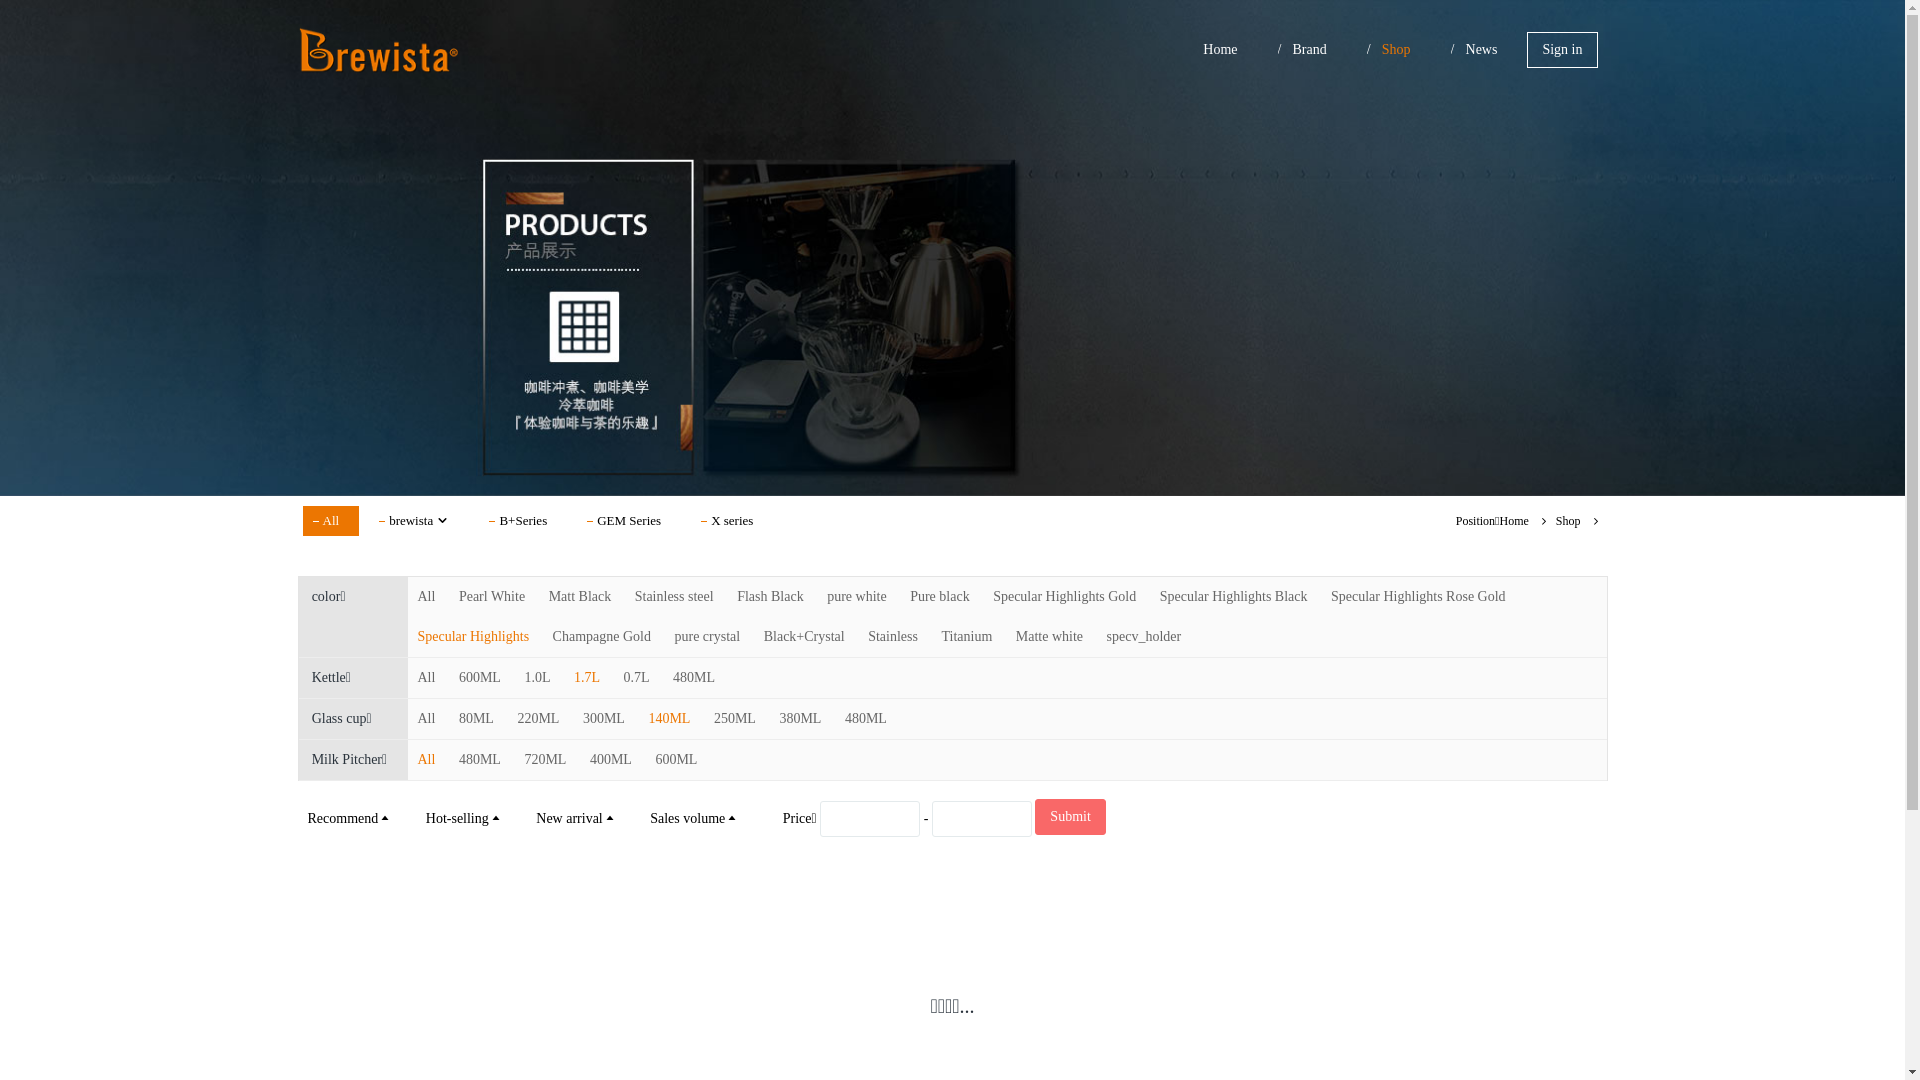  What do you see at coordinates (491, 595) in the screenshot?
I see `'Pearl White'` at bounding box center [491, 595].